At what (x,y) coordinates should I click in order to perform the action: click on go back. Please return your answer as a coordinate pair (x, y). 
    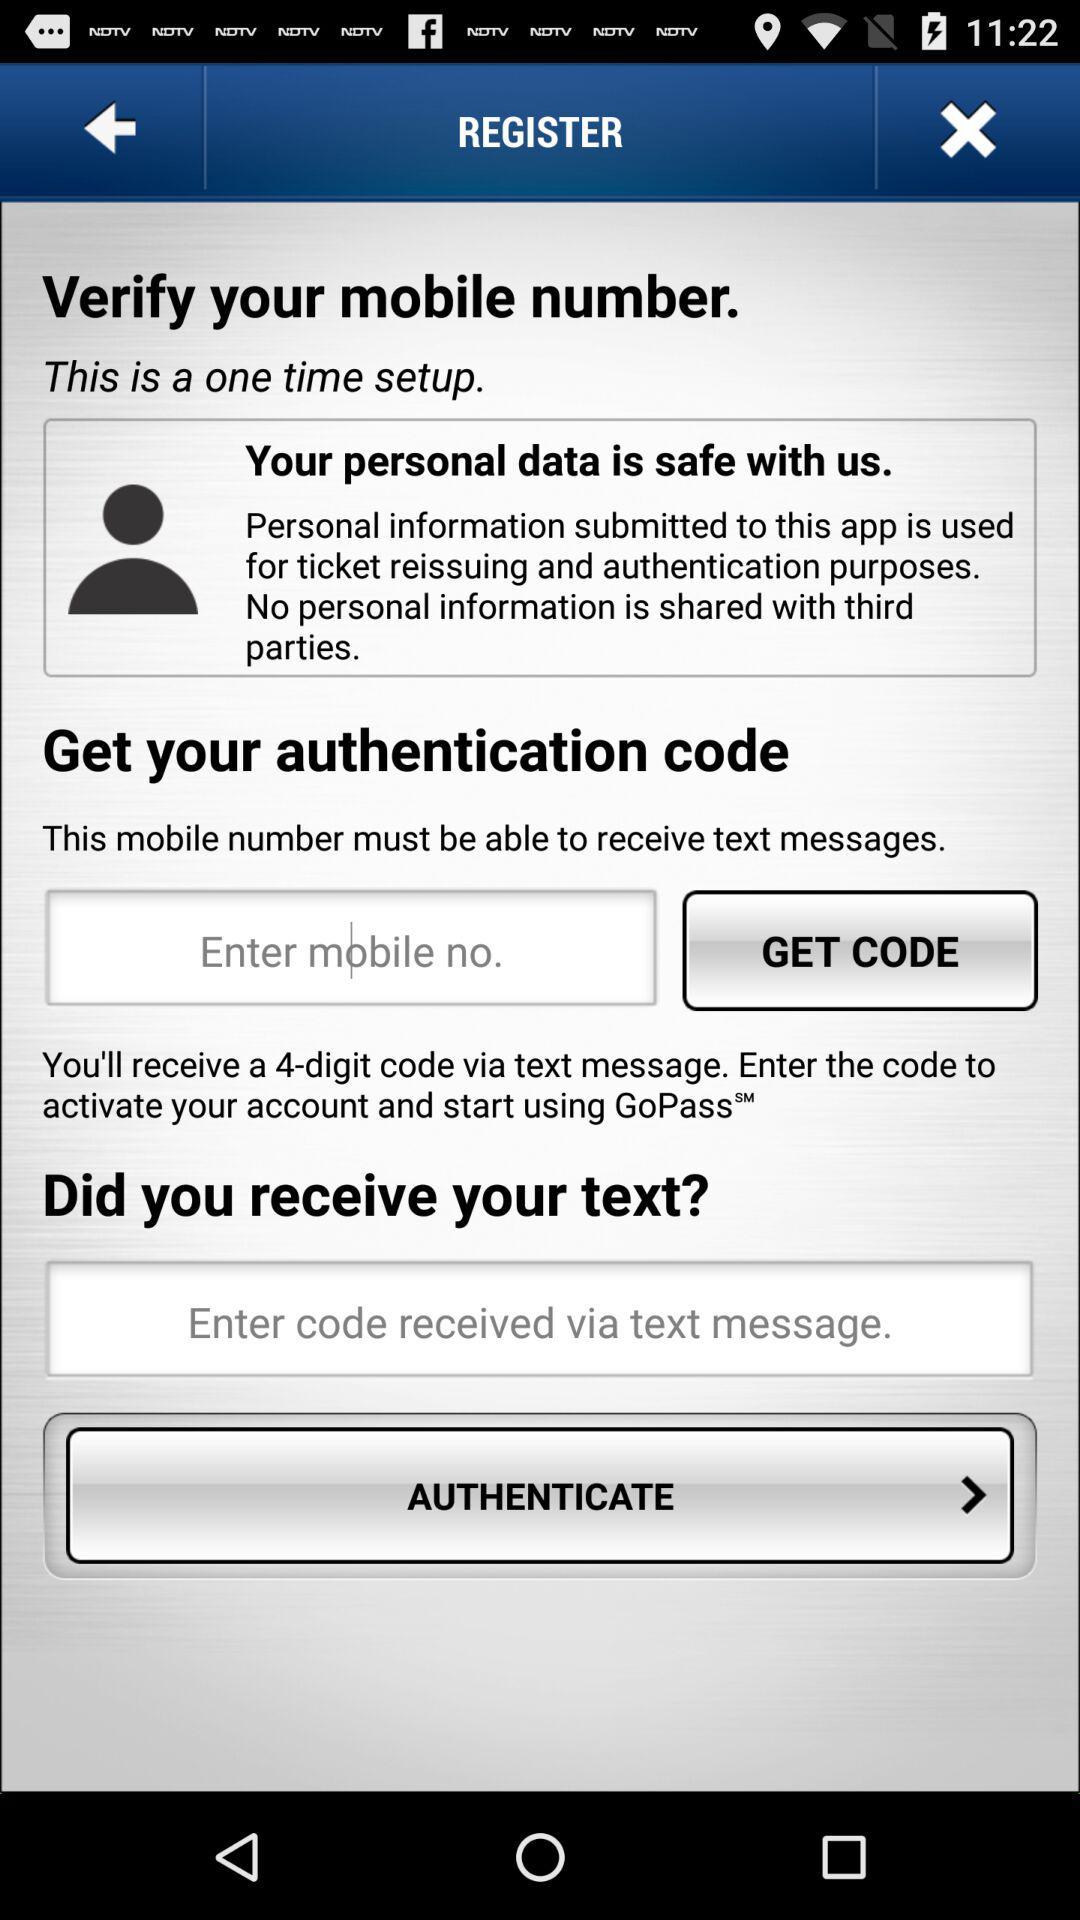
    Looking at the image, I should click on (114, 129).